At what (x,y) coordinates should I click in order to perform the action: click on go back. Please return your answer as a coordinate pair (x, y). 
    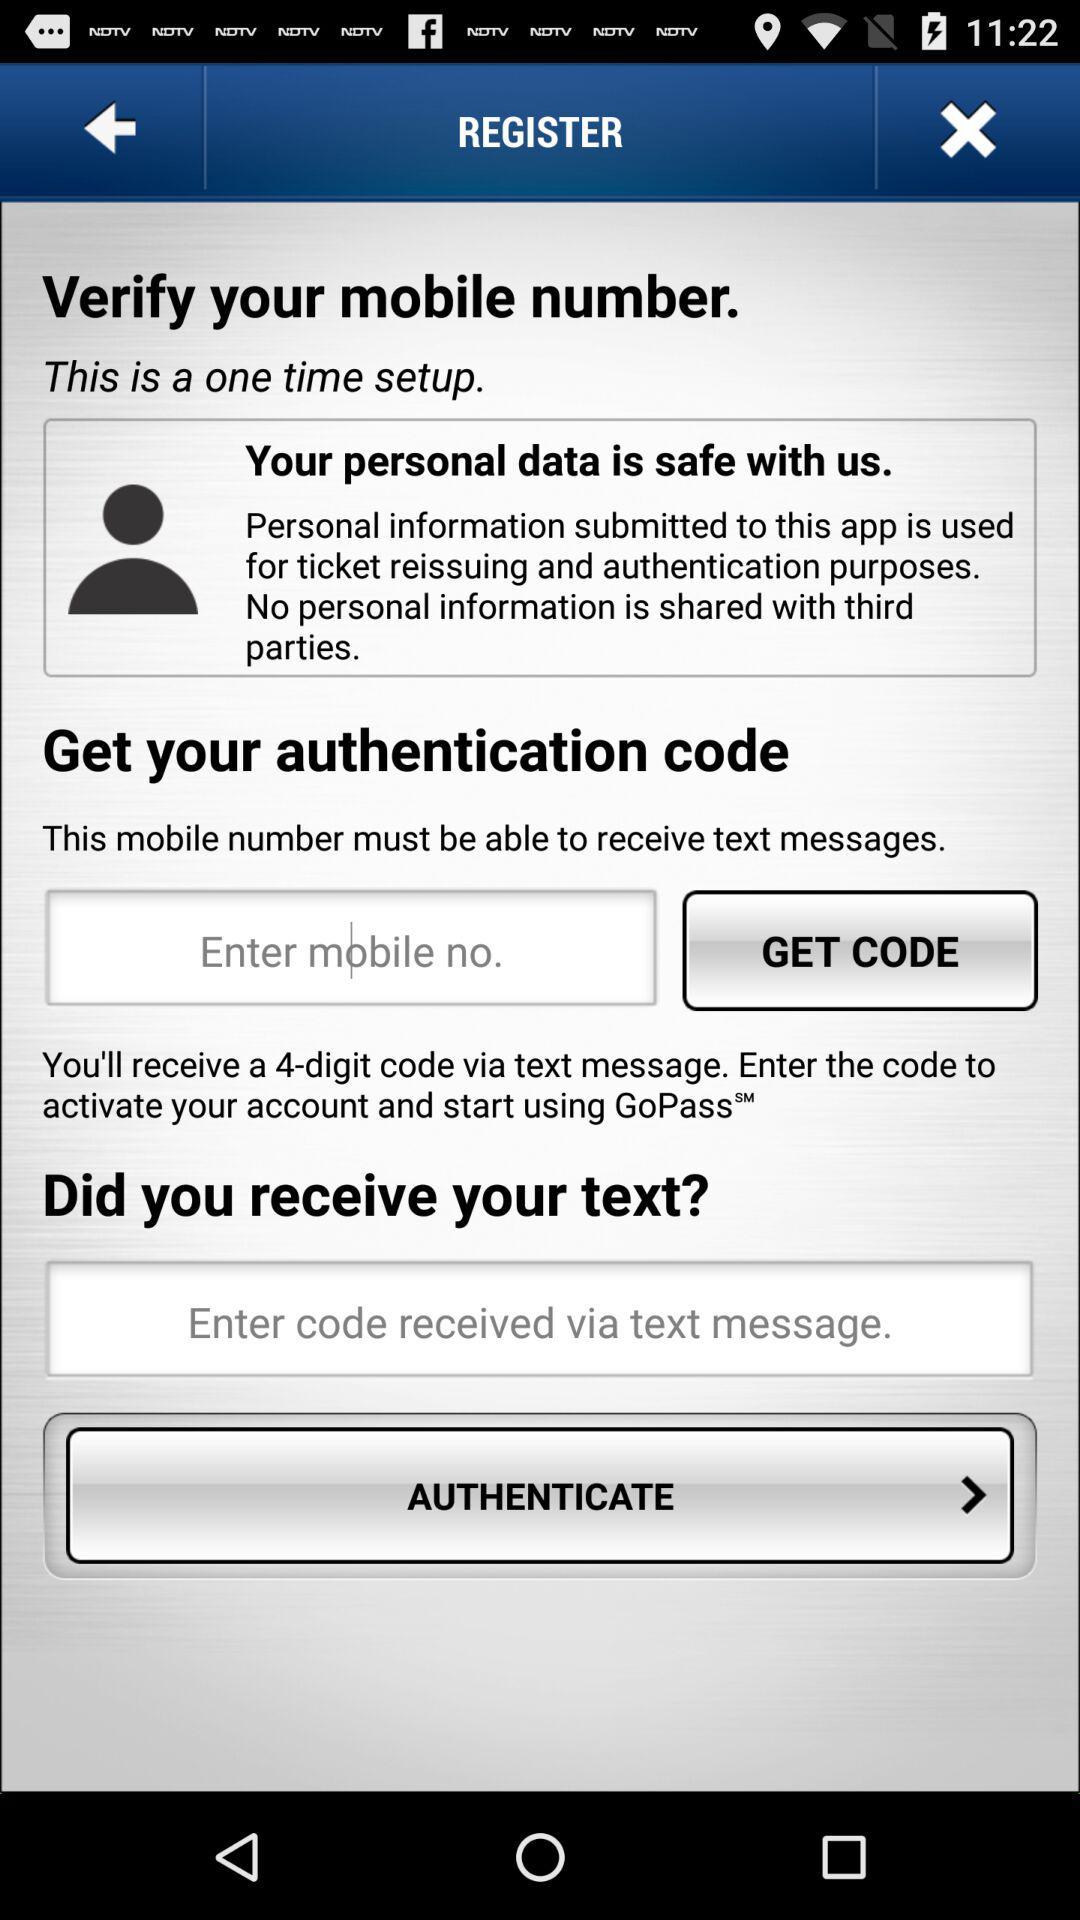
    Looking at the image, I should click on (114, 129).